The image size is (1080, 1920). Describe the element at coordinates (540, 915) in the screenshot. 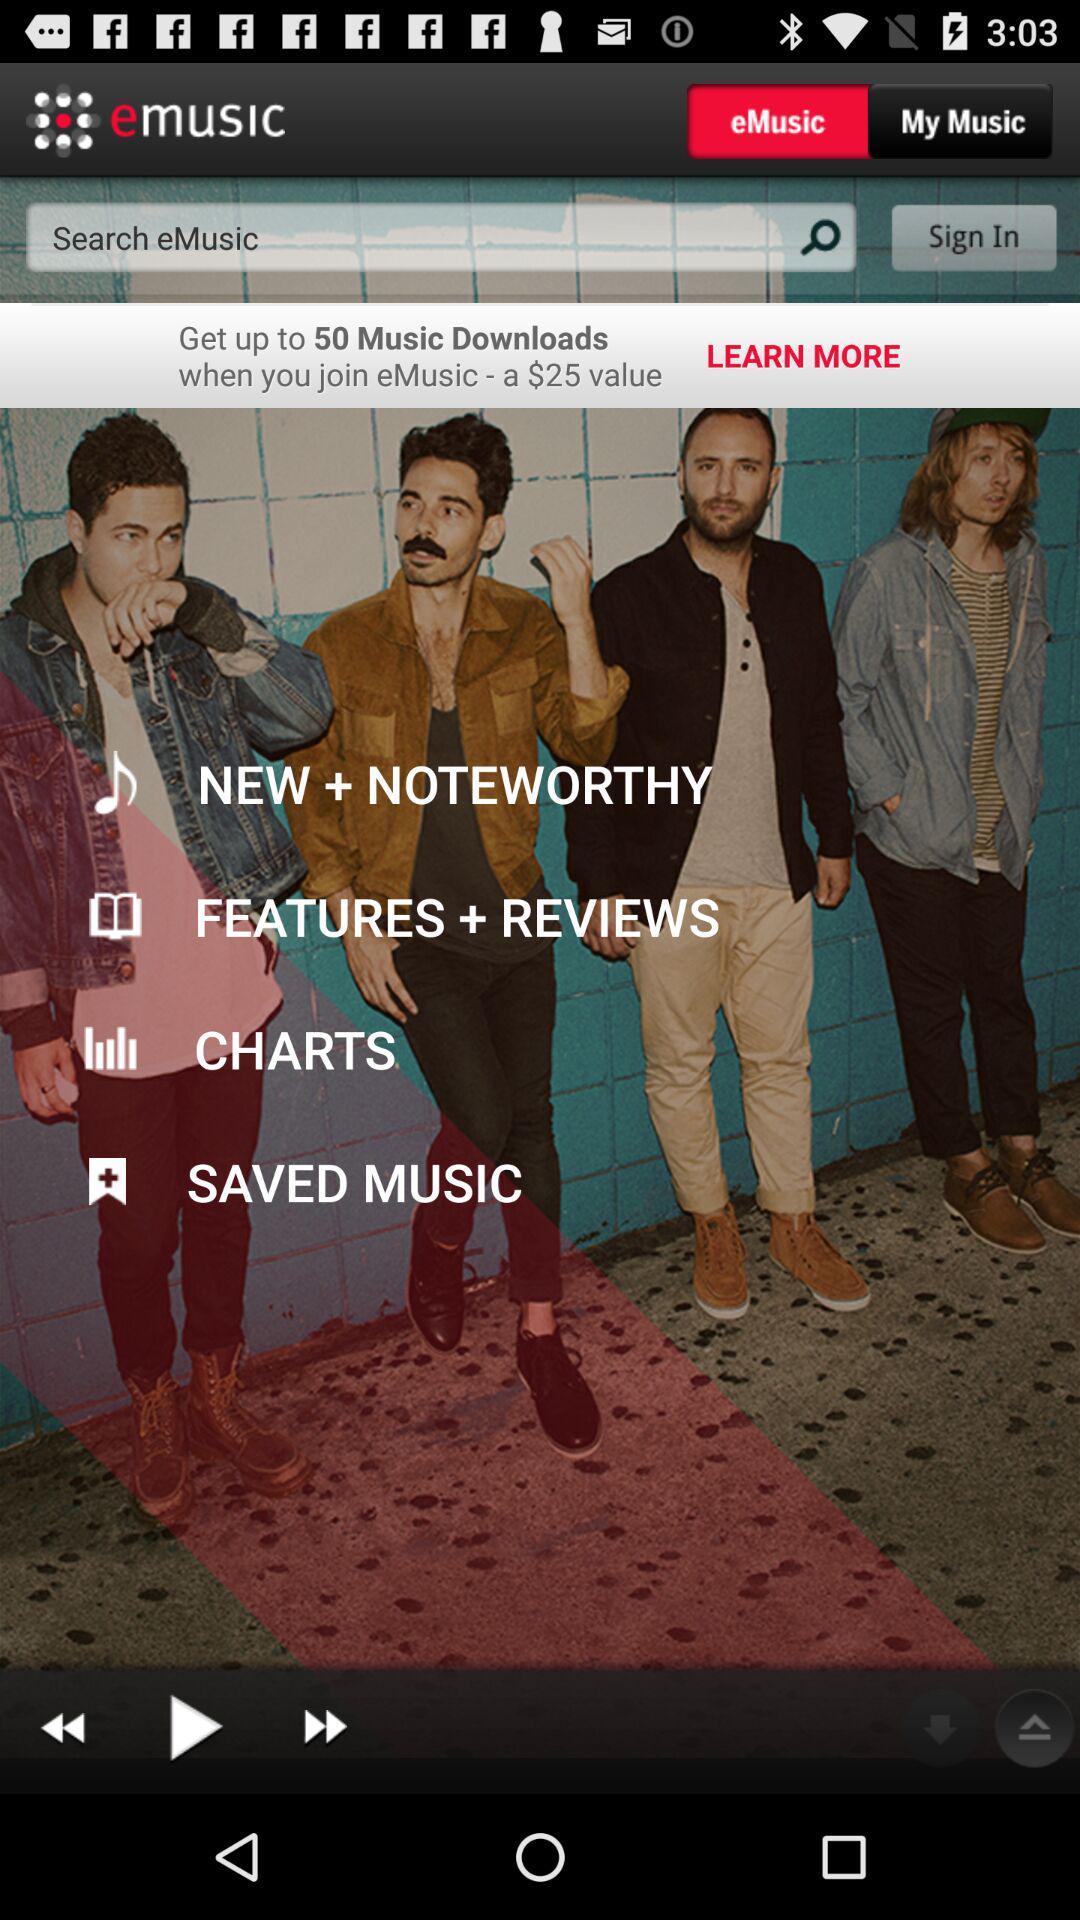

I see `option above charts option` at that location.